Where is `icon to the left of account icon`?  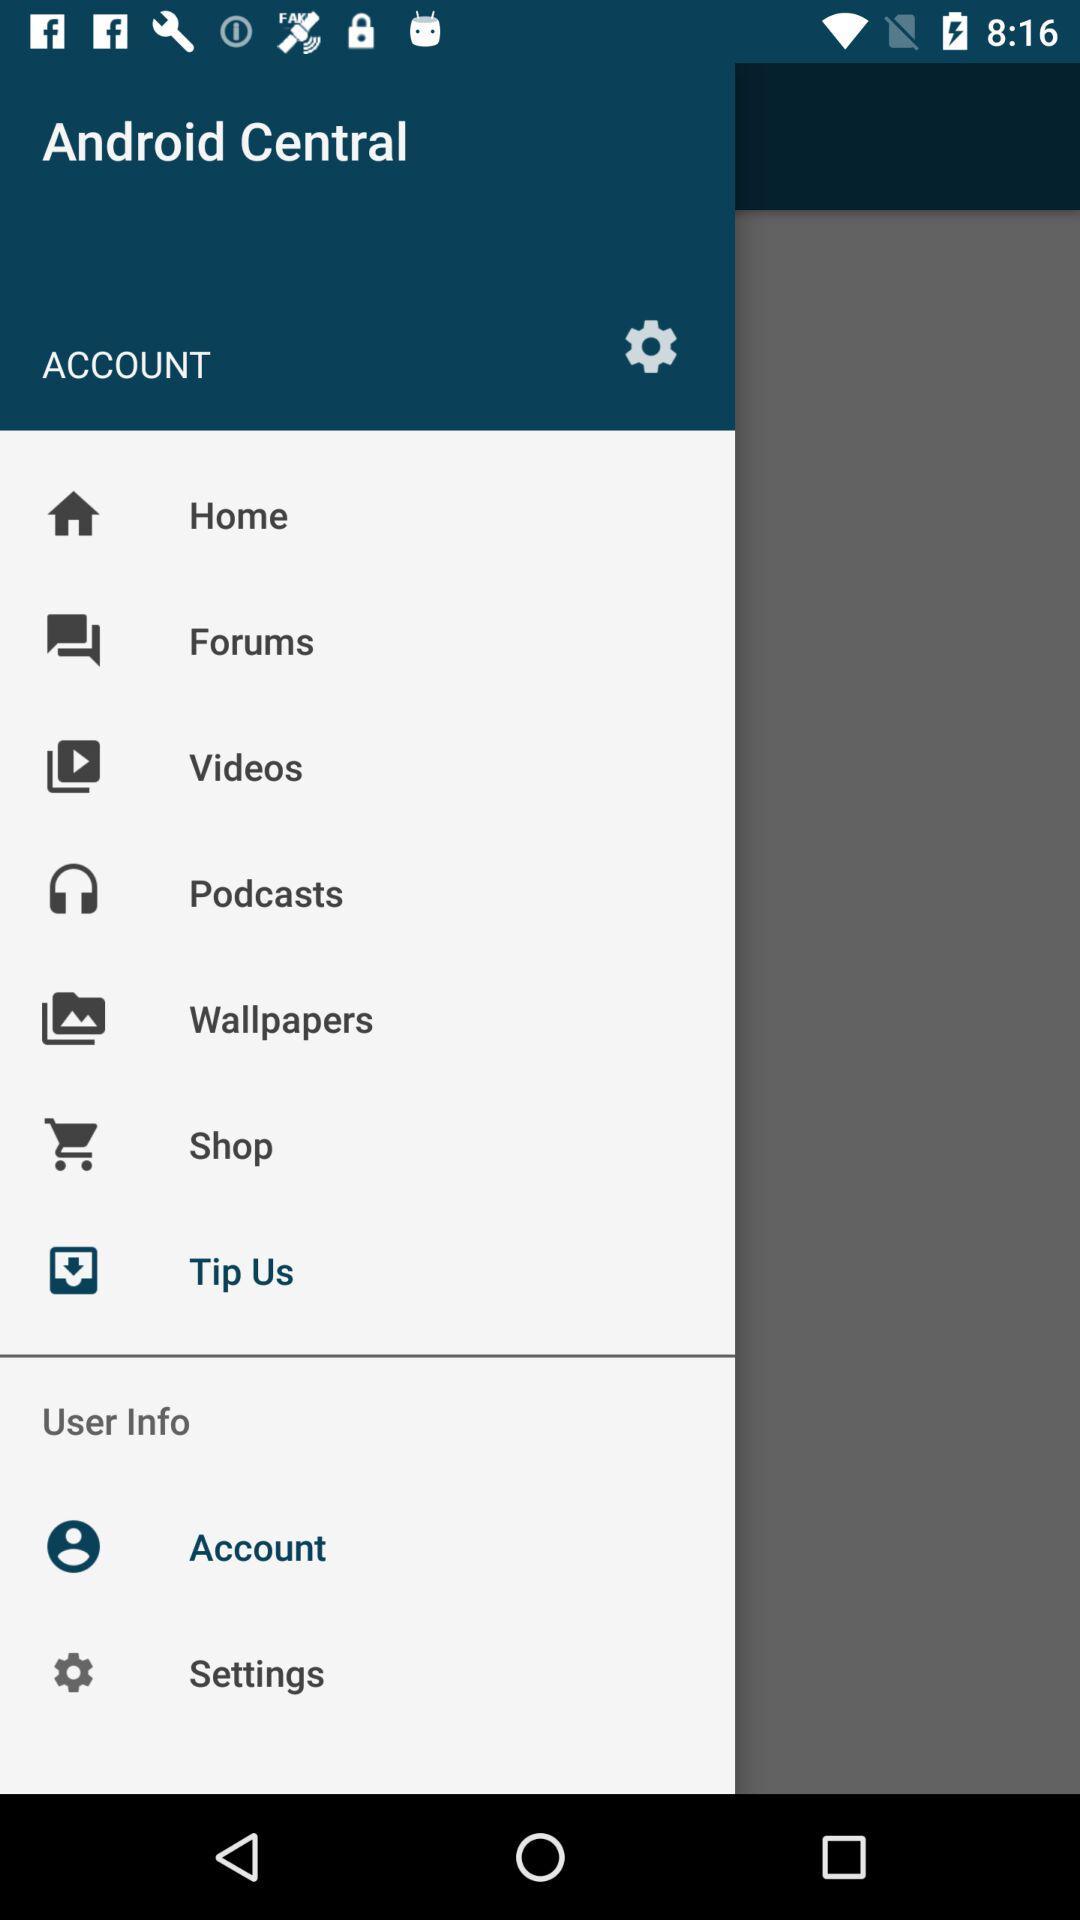 icon to the left of account icon is located at coordinates (72, 135).